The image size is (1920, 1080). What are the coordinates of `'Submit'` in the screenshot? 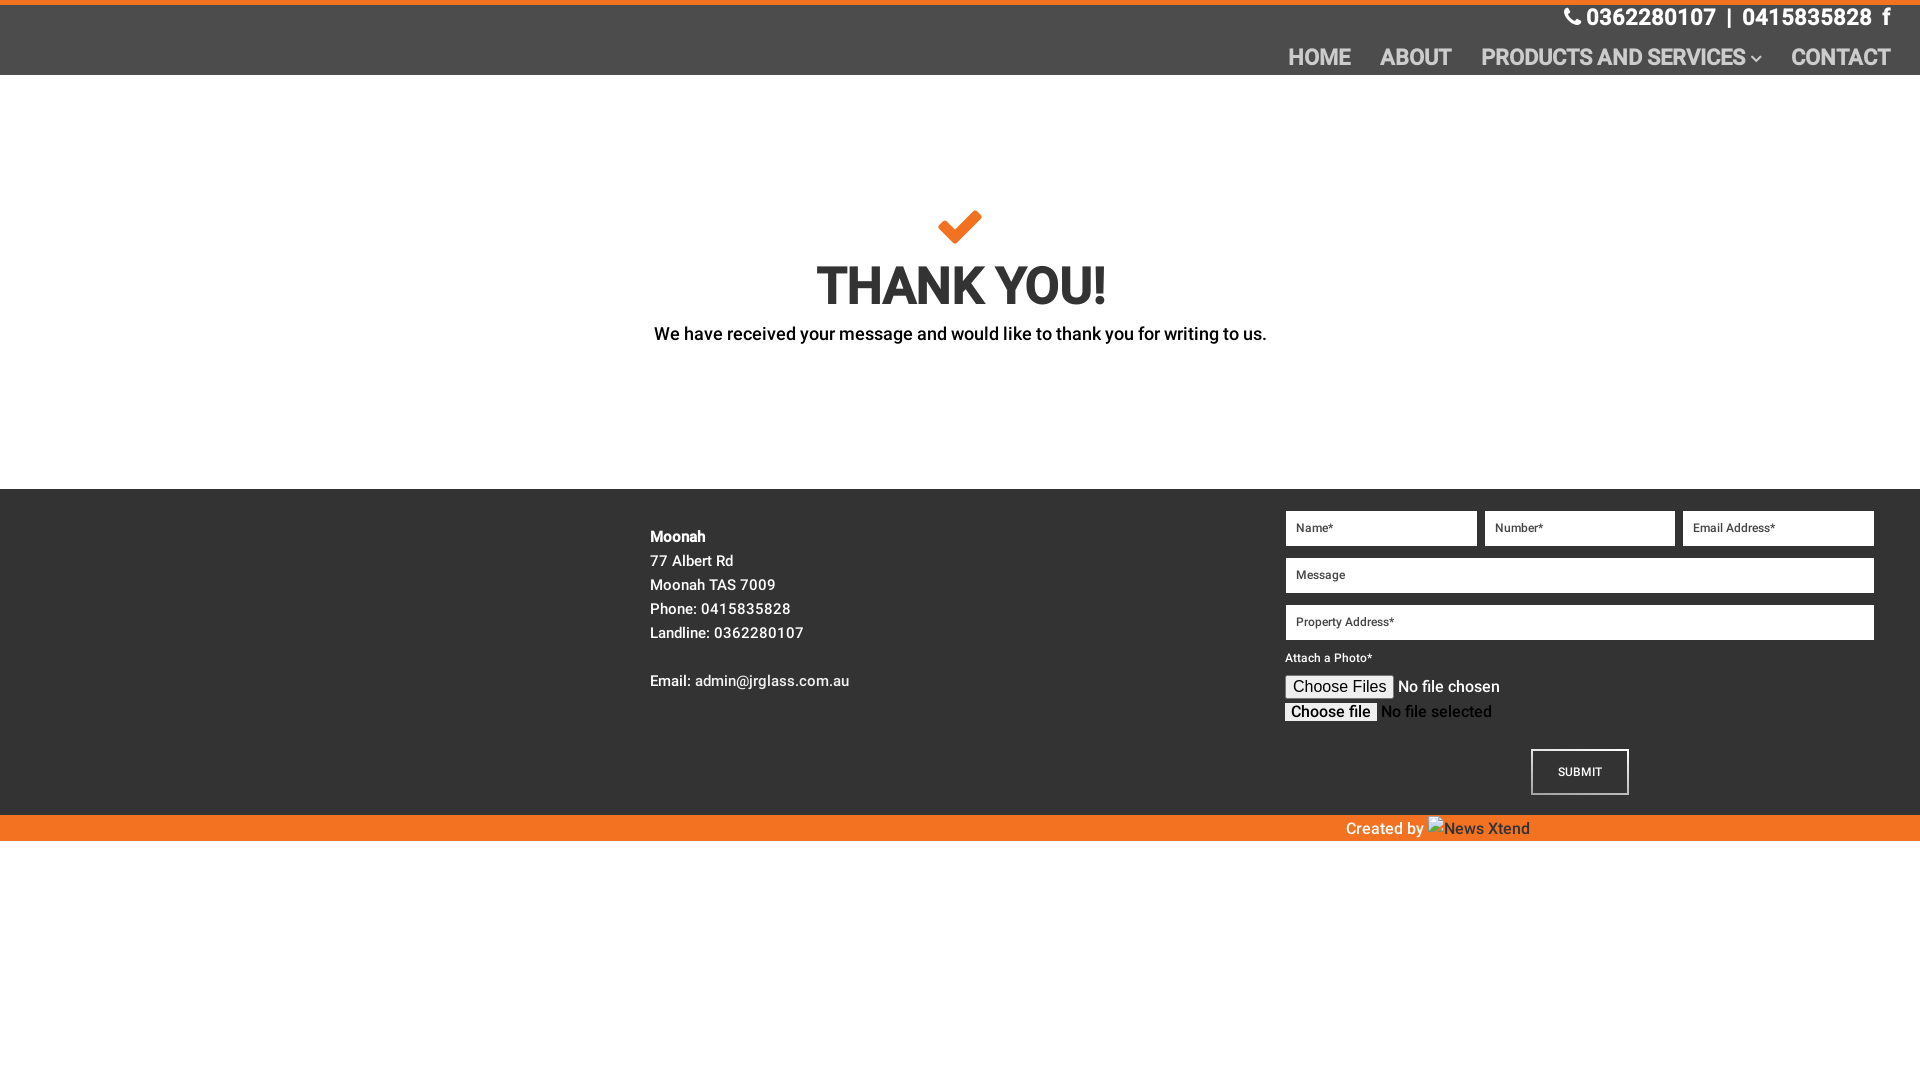 It's located at (1578, 770).